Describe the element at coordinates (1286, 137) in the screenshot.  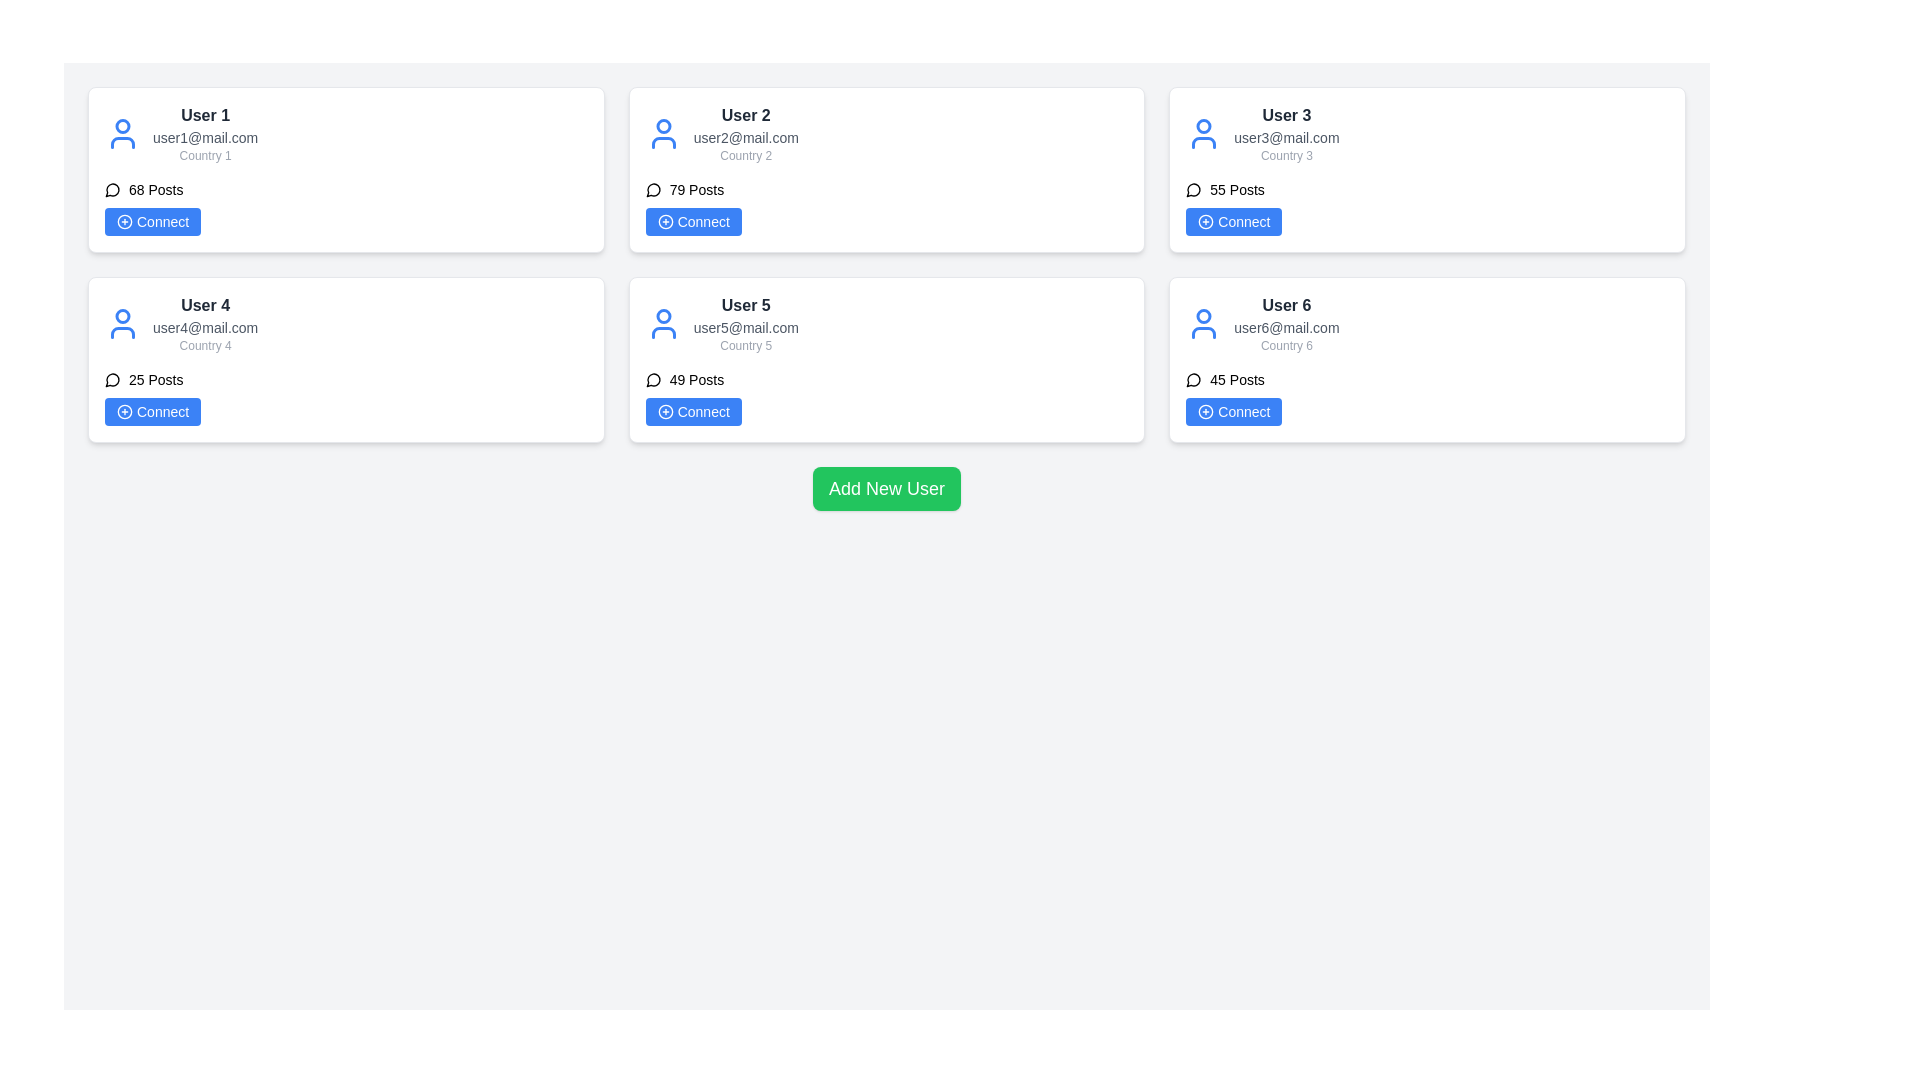
I see `the static text displaying the email address 'user3@mail.com', which is styled in a smaller gray font and positioned beneath 'User 3' in the upper-right user card` at that location.